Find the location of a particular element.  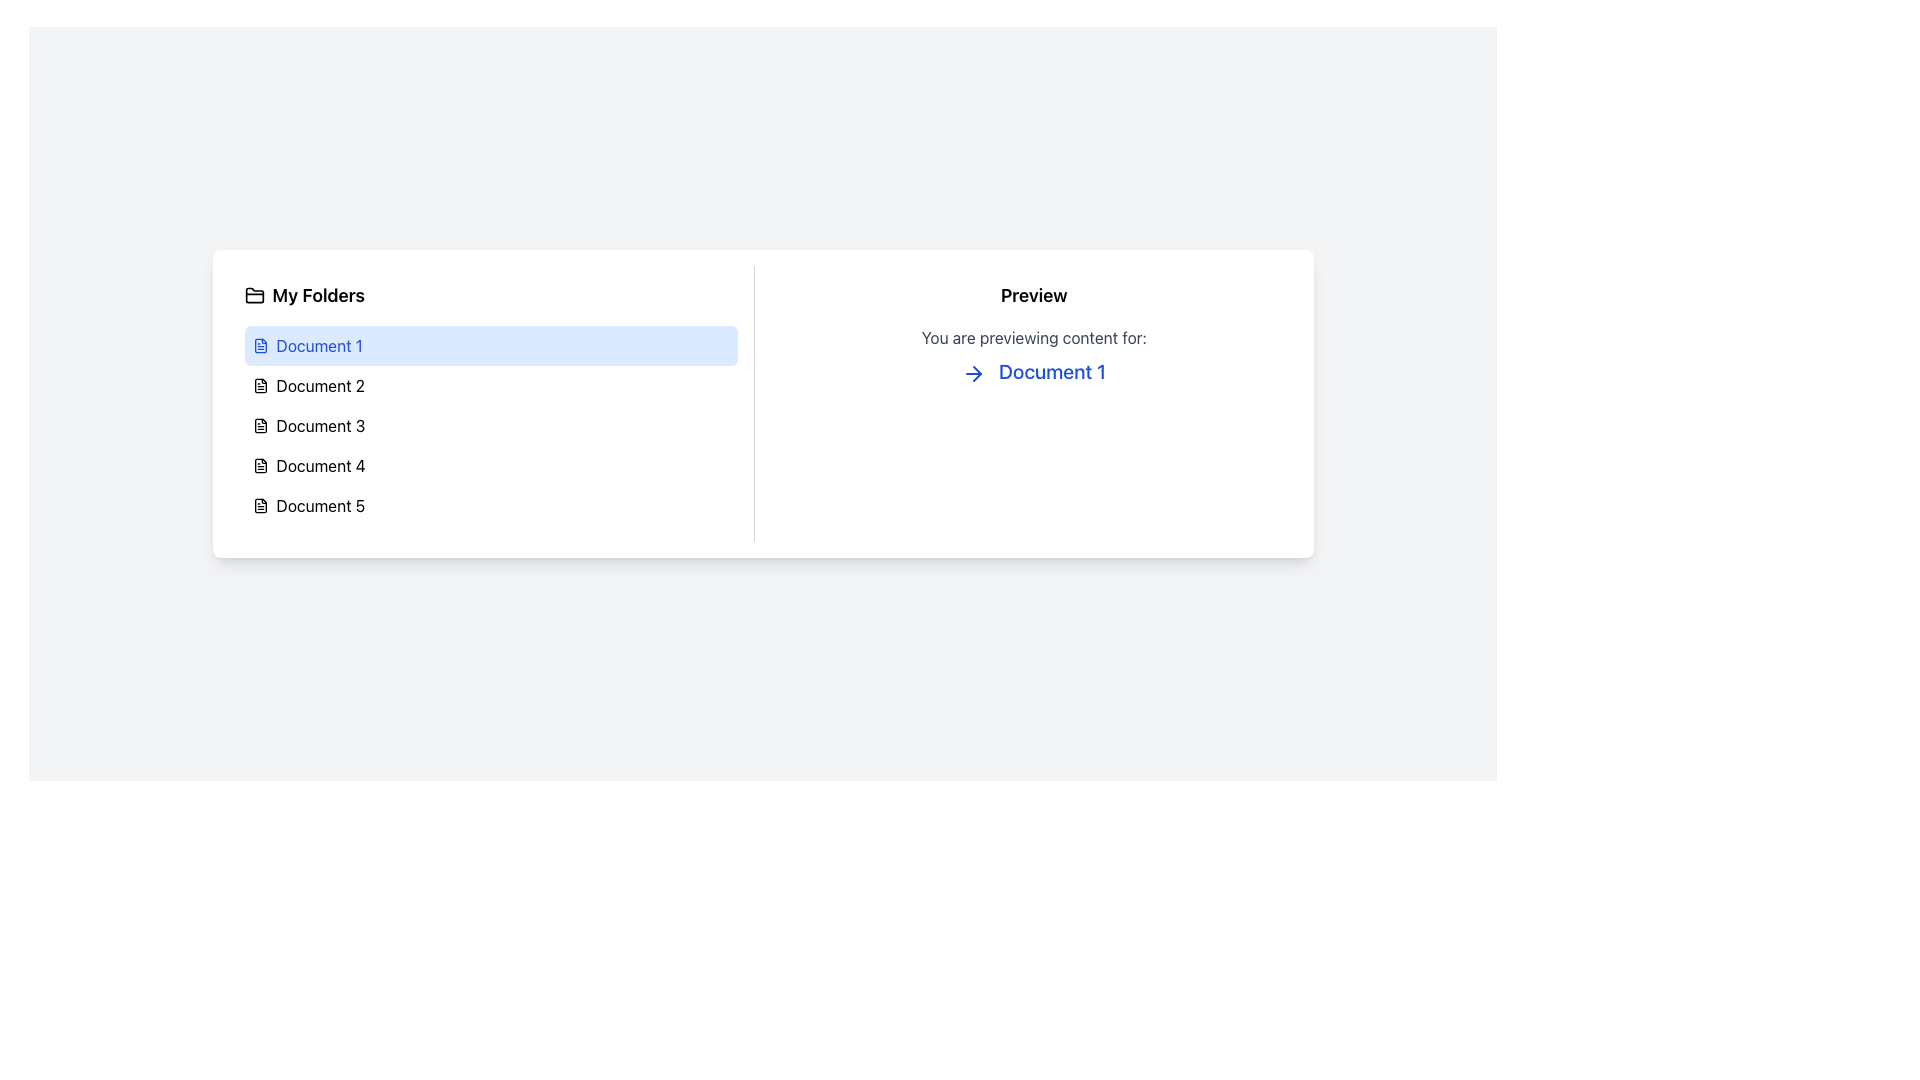

a document in the 'My Folders' vertical list is located at coordinates (491, 404).